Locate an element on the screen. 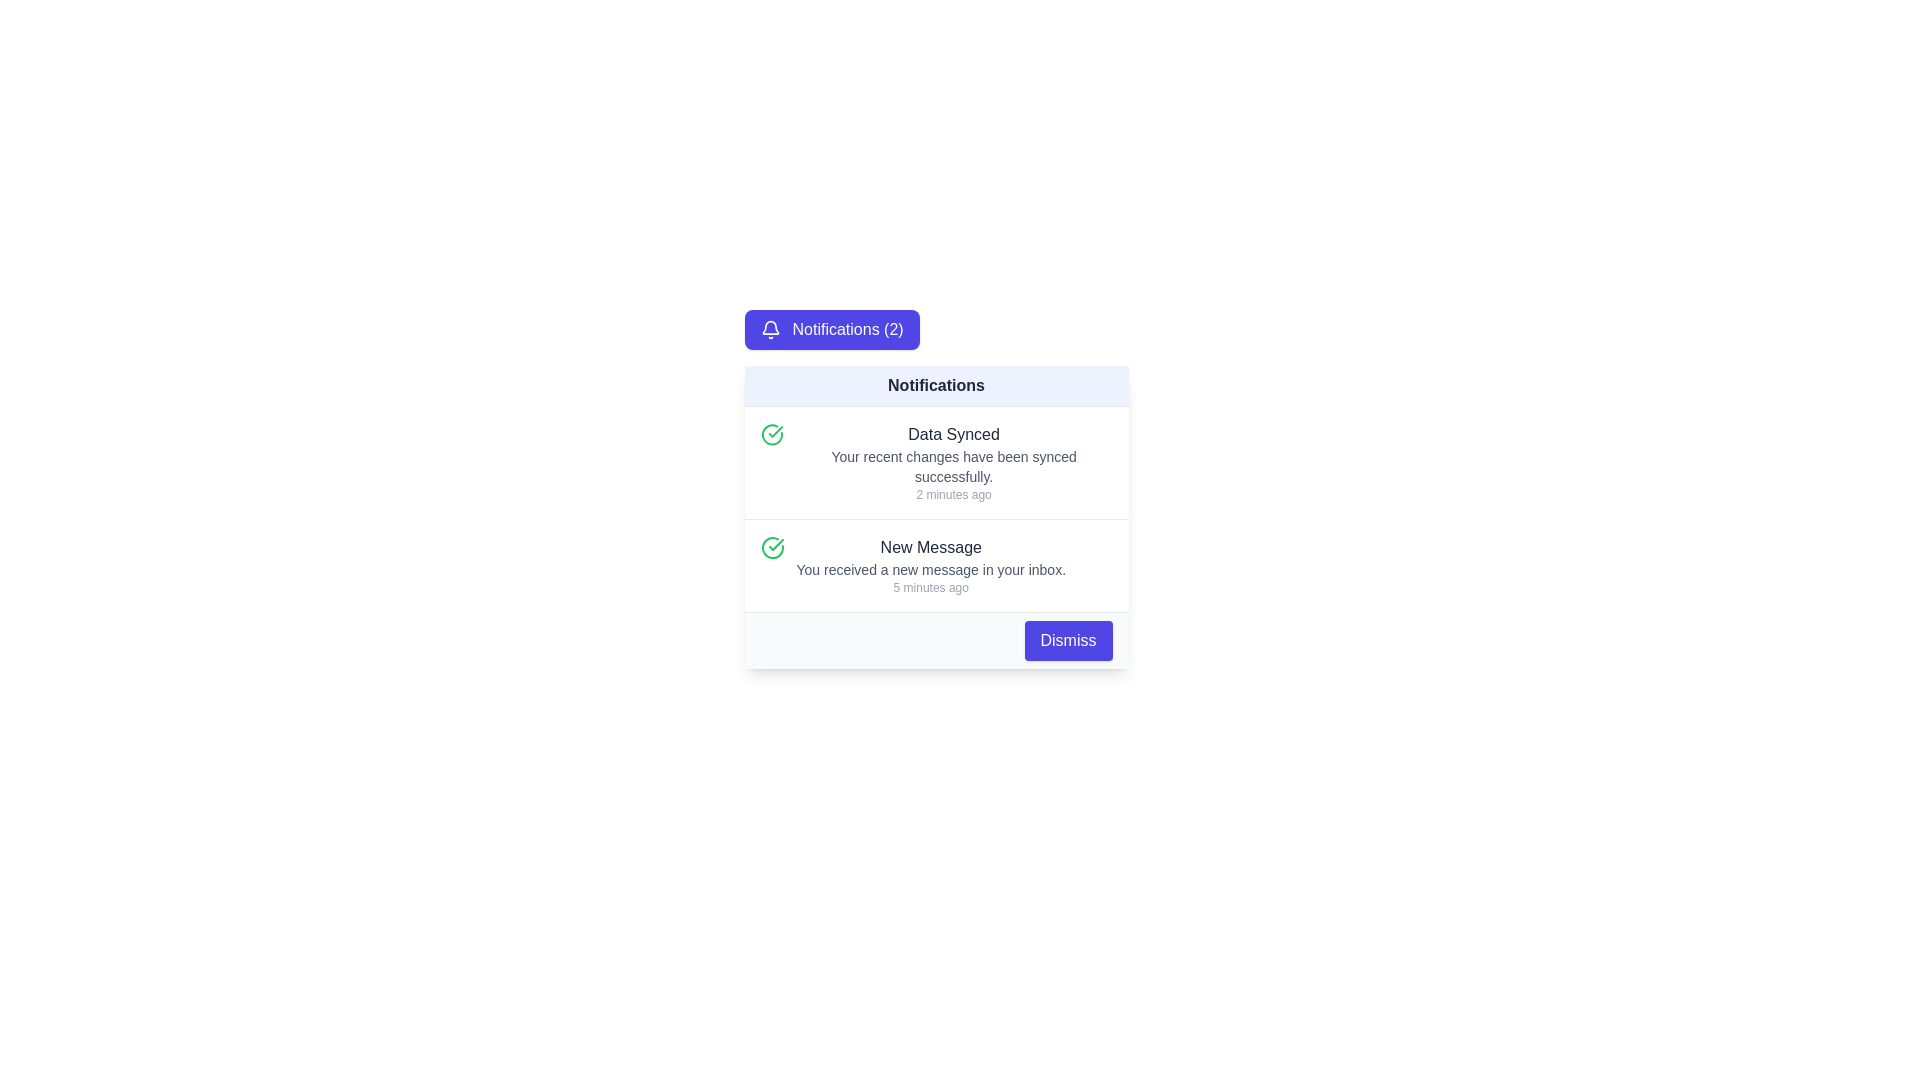  the green checkmark icon within a circle, located to the left of the 'Data Synced' notification title is located at coordinates (771, 434).